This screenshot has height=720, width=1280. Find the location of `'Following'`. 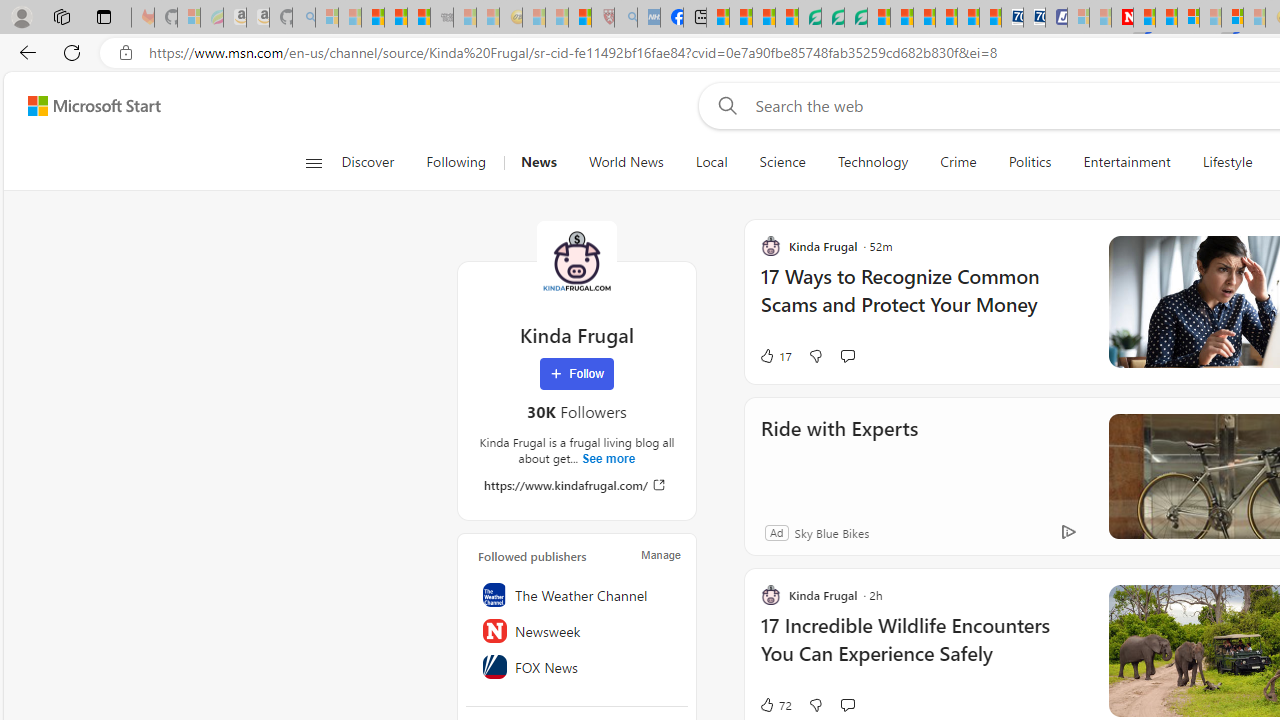

'Following' is located at coordinates (456, 162).